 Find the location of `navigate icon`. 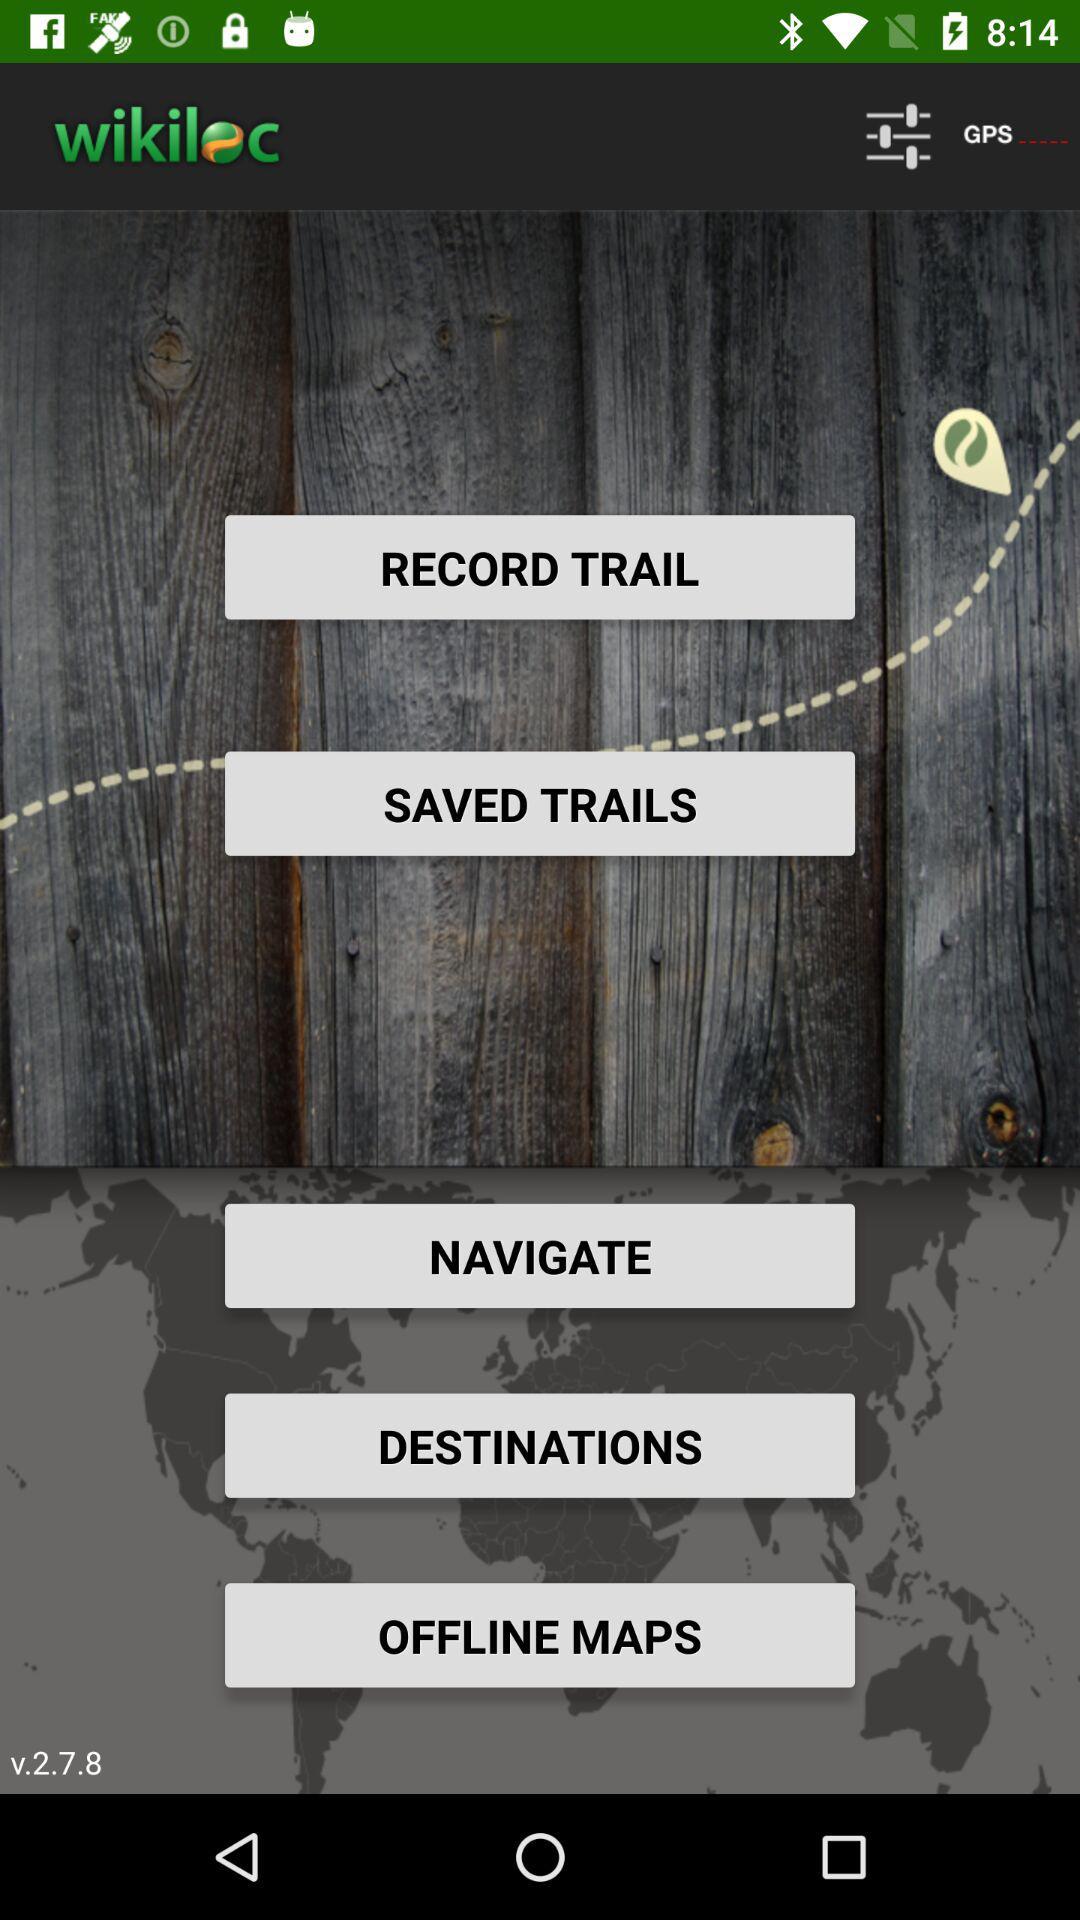

navigate icon is located at coordinates (540, 1254).